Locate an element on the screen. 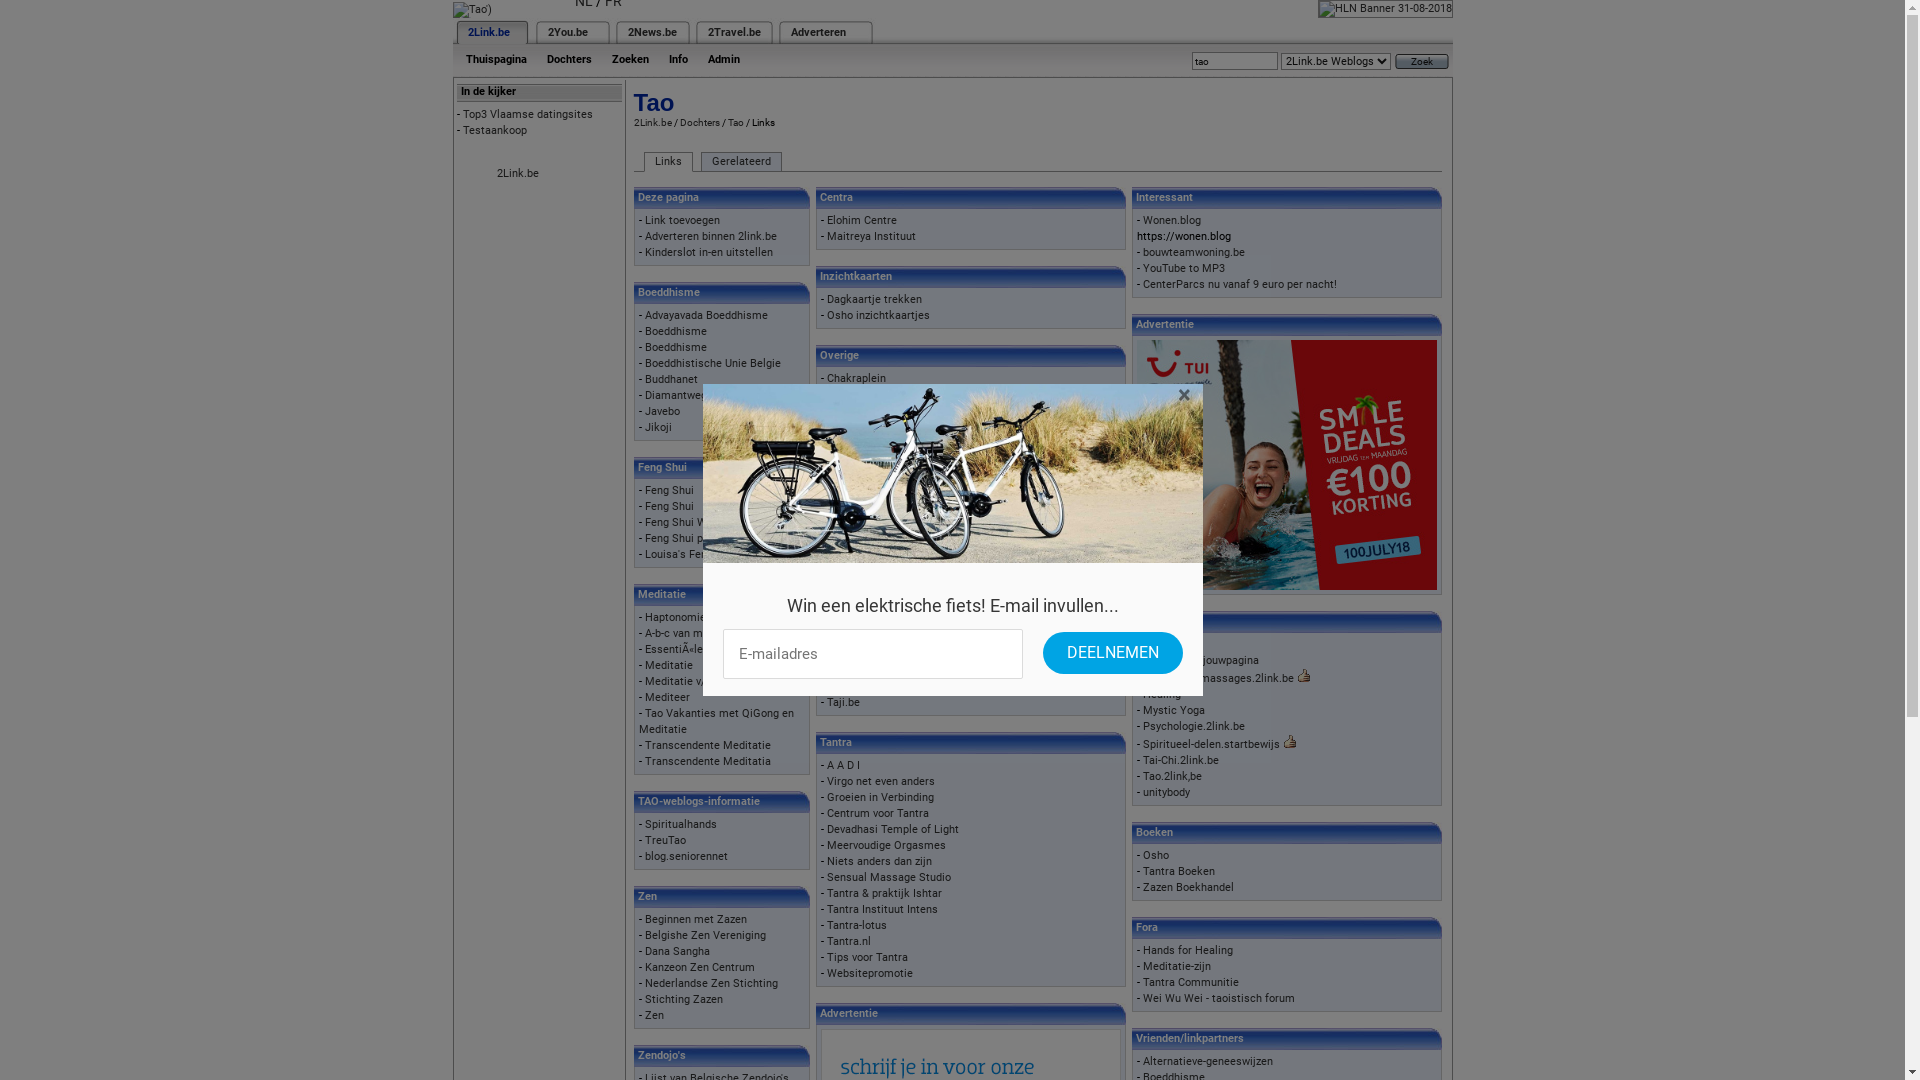 This screenshot has width=1920, height=1080. 'Tantra-lotus' is located at coordinates (825, 925).